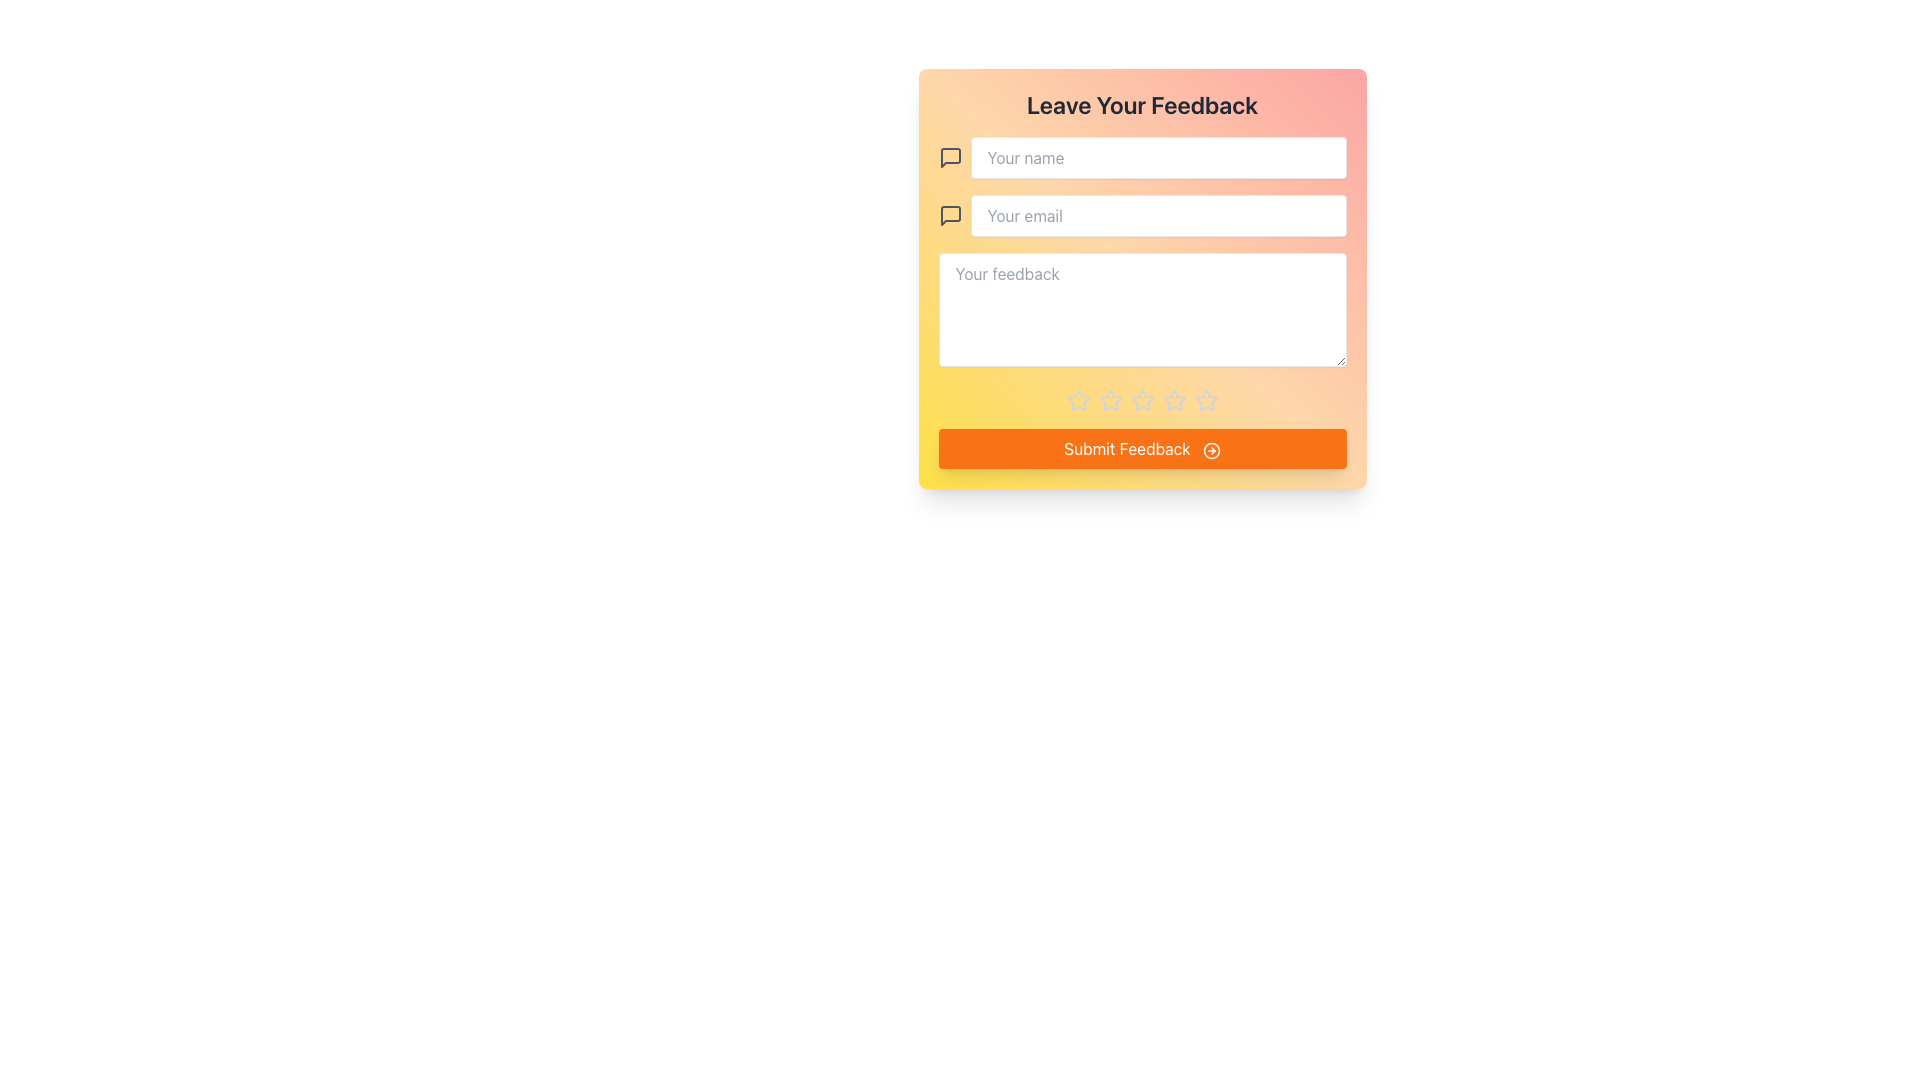  Describe the element at coordinates (1210, 450) in the screenshot. I see `the Circle (SVG Element) that is part of the 'circle-arrow-right' icon, located near the bottom-right corner of the 'Submit Feedback' button` at that location.